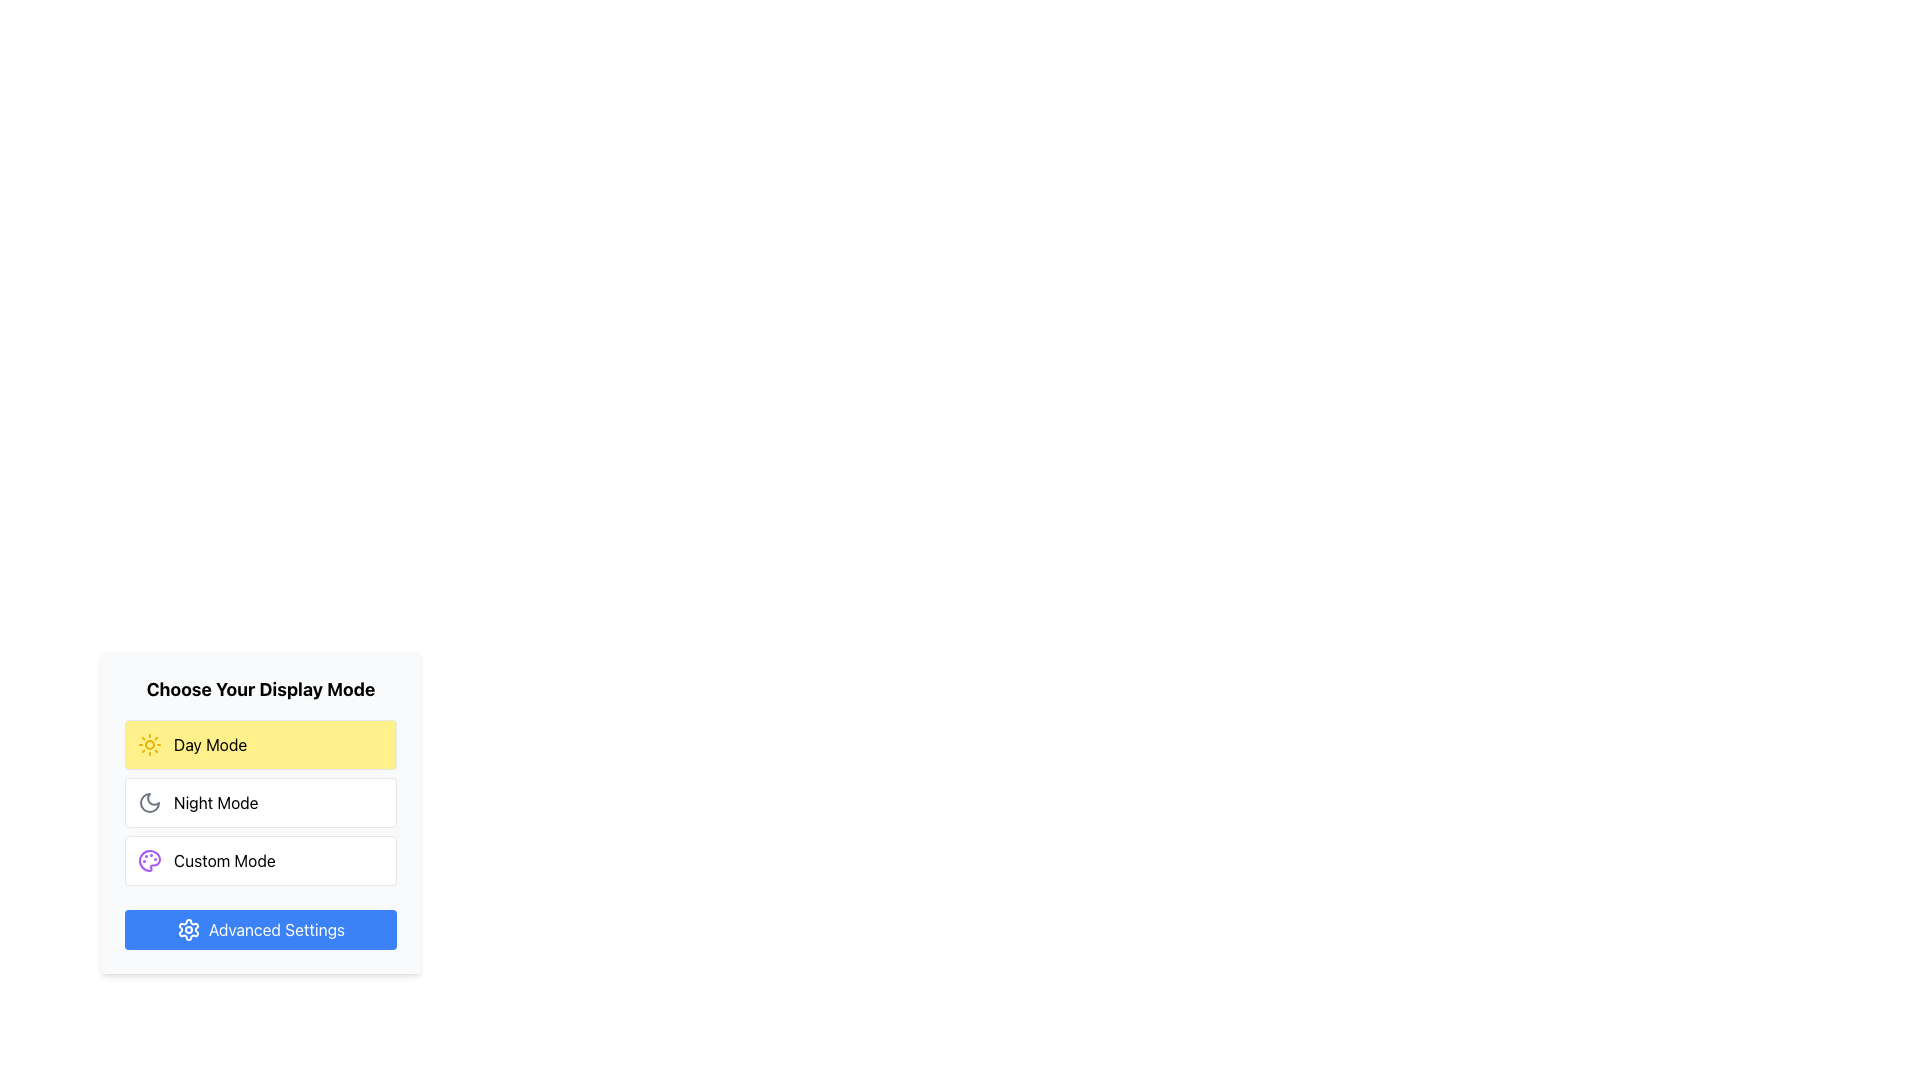  What do you see at coordinates (148, 801) in the screenshot?
I see `the crescent moon icon located to the left of the 'Night Mode' text label within its rectangular button` at bounding box center [148, 801].